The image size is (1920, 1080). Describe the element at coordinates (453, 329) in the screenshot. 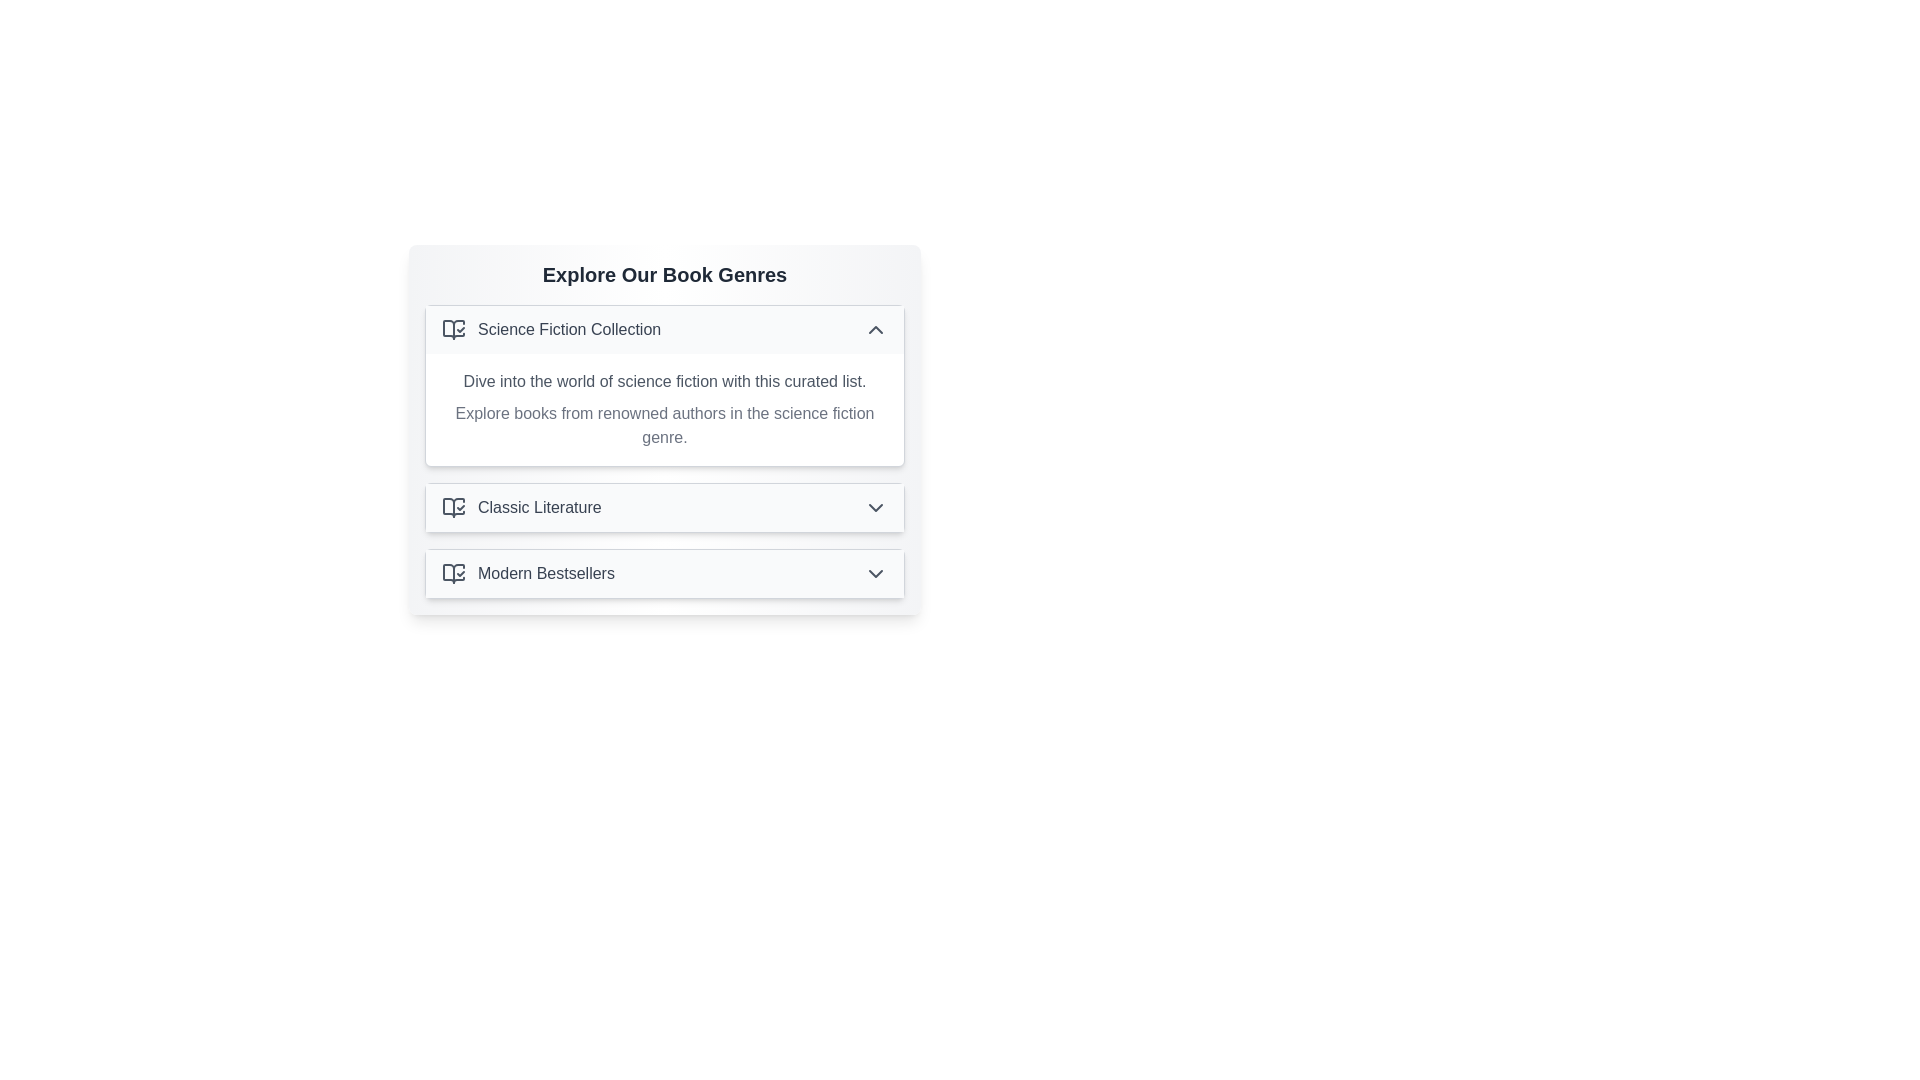

I see `the icon representing the 'Science Fiction Collection' category, which is located to the left of the text 'Science Fiction Collection'` at that location.